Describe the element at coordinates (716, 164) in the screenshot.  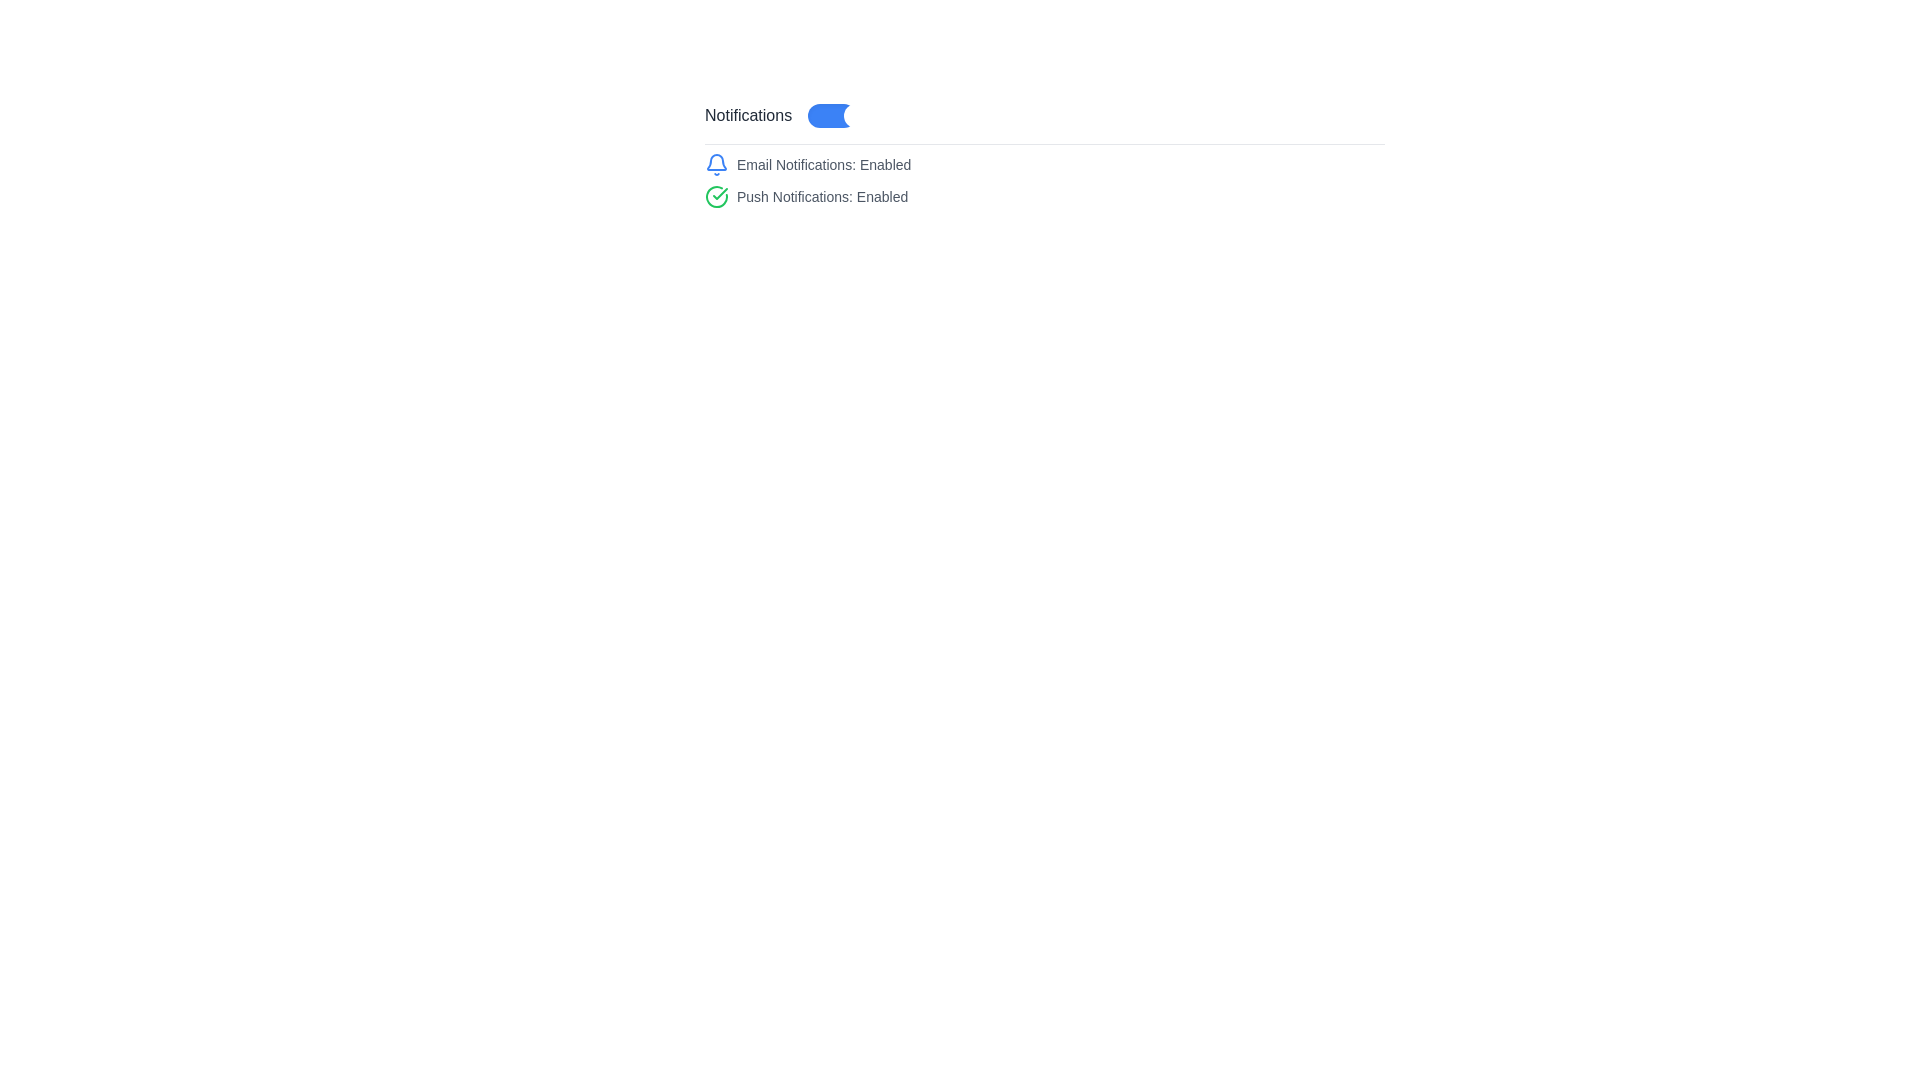
I see `the blue bell icon representing notifications, located to the left of the text 'Email Notifications: Enabled'` at that location.